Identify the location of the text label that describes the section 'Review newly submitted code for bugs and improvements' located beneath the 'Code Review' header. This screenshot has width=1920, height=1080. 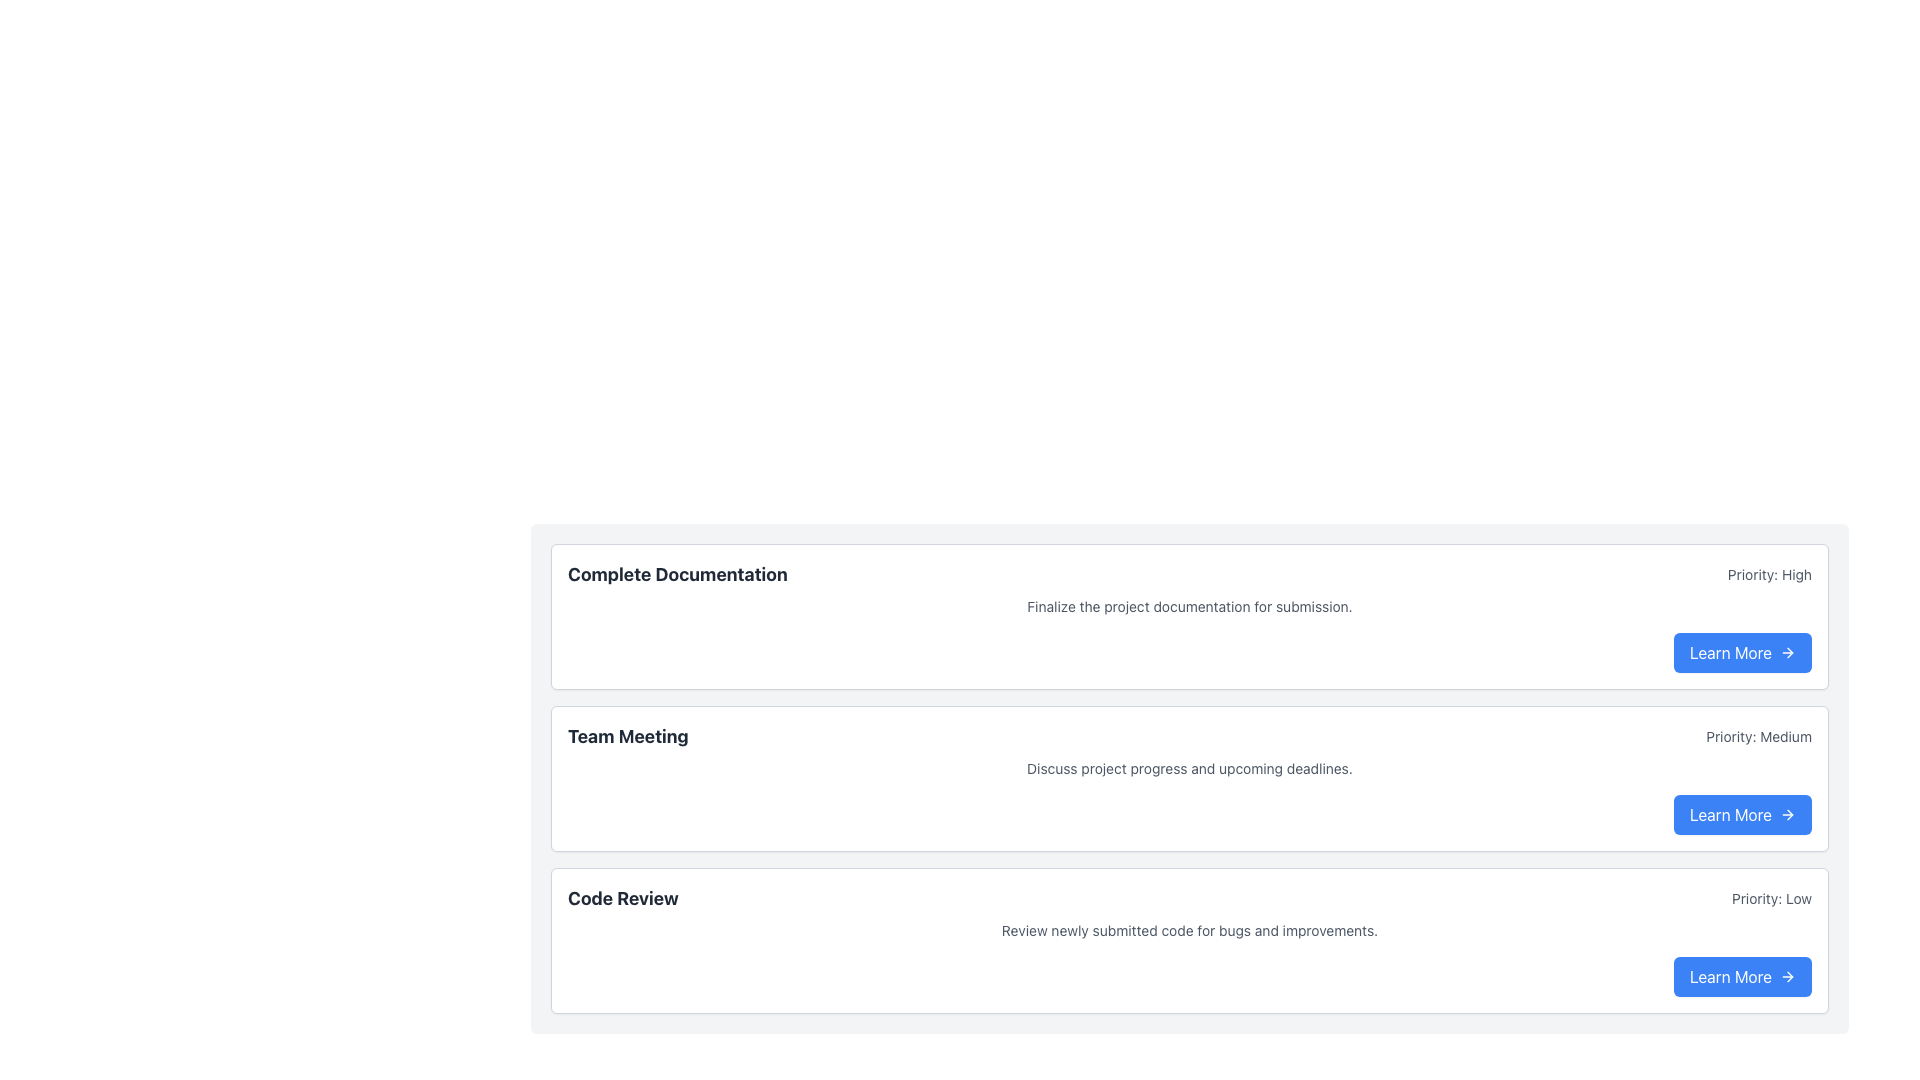
(1190, 930).